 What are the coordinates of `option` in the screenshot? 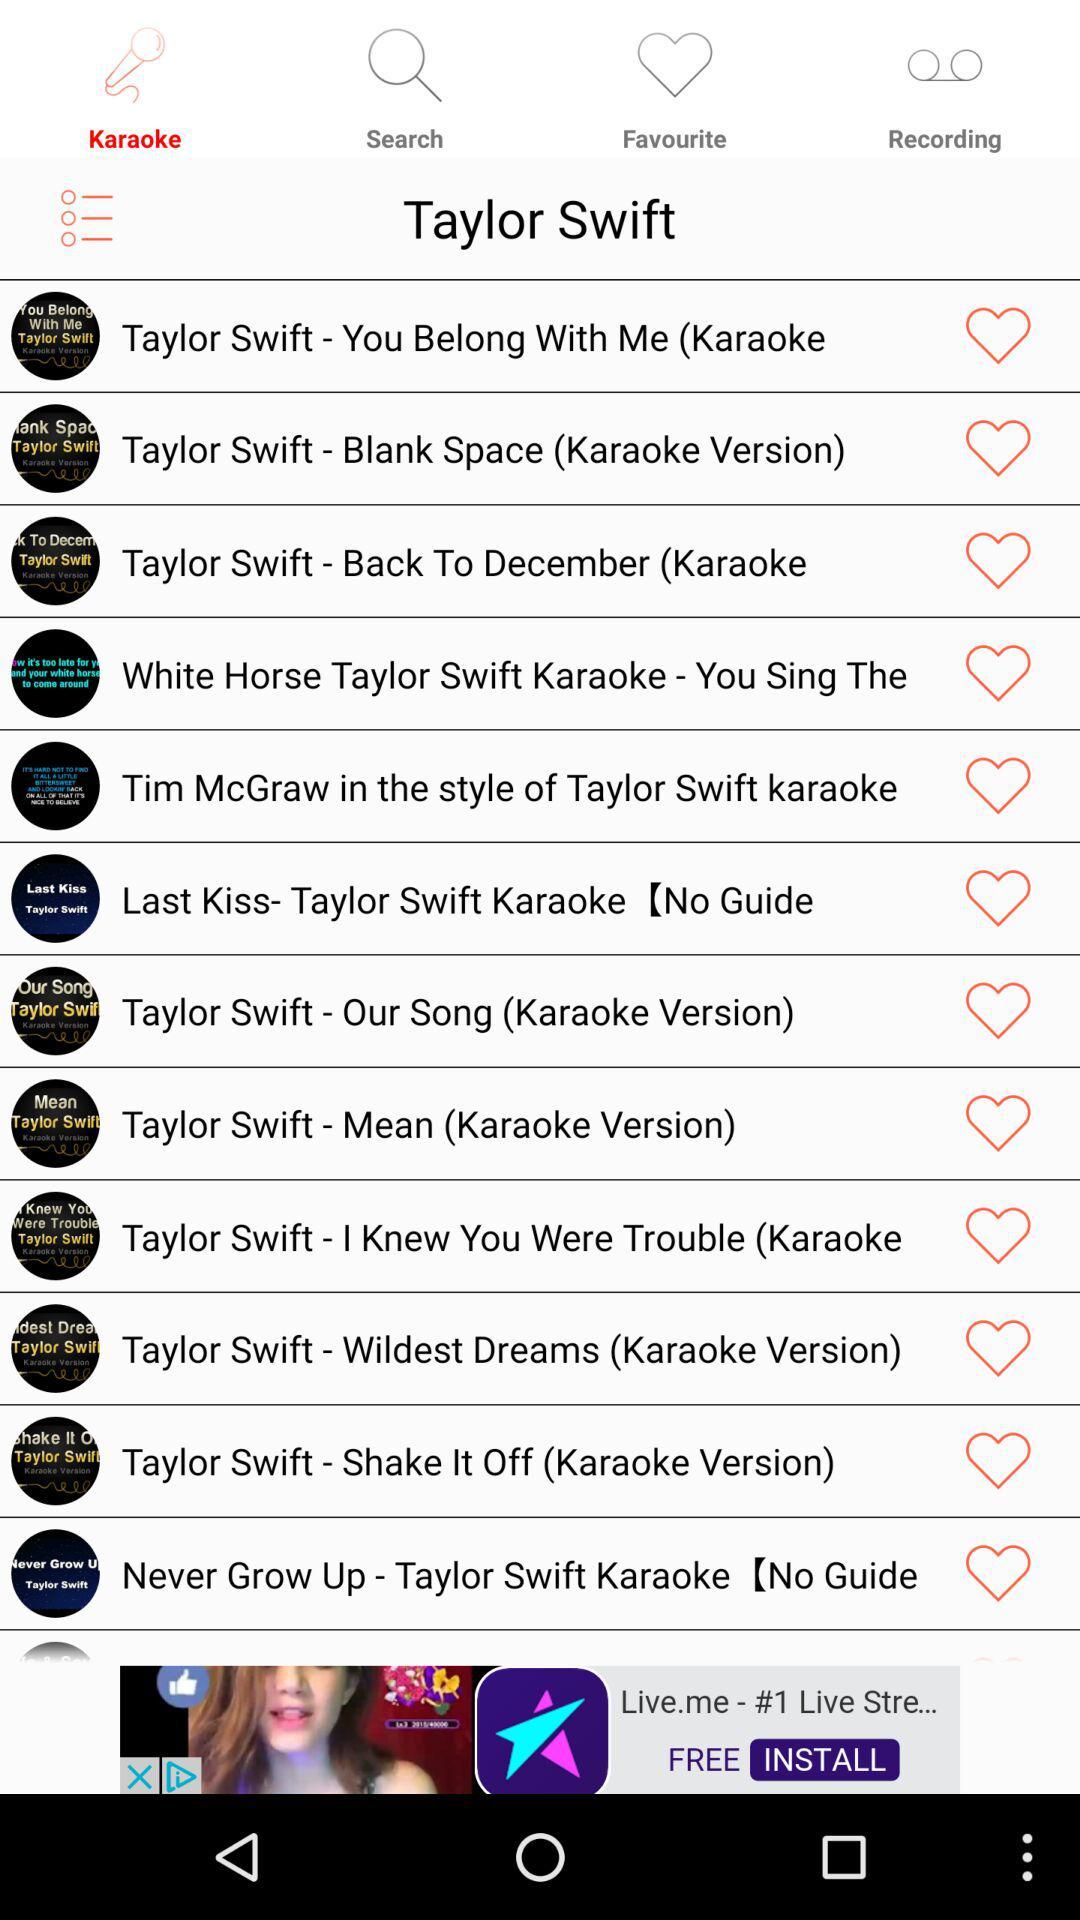 It's located at (998, 1123).